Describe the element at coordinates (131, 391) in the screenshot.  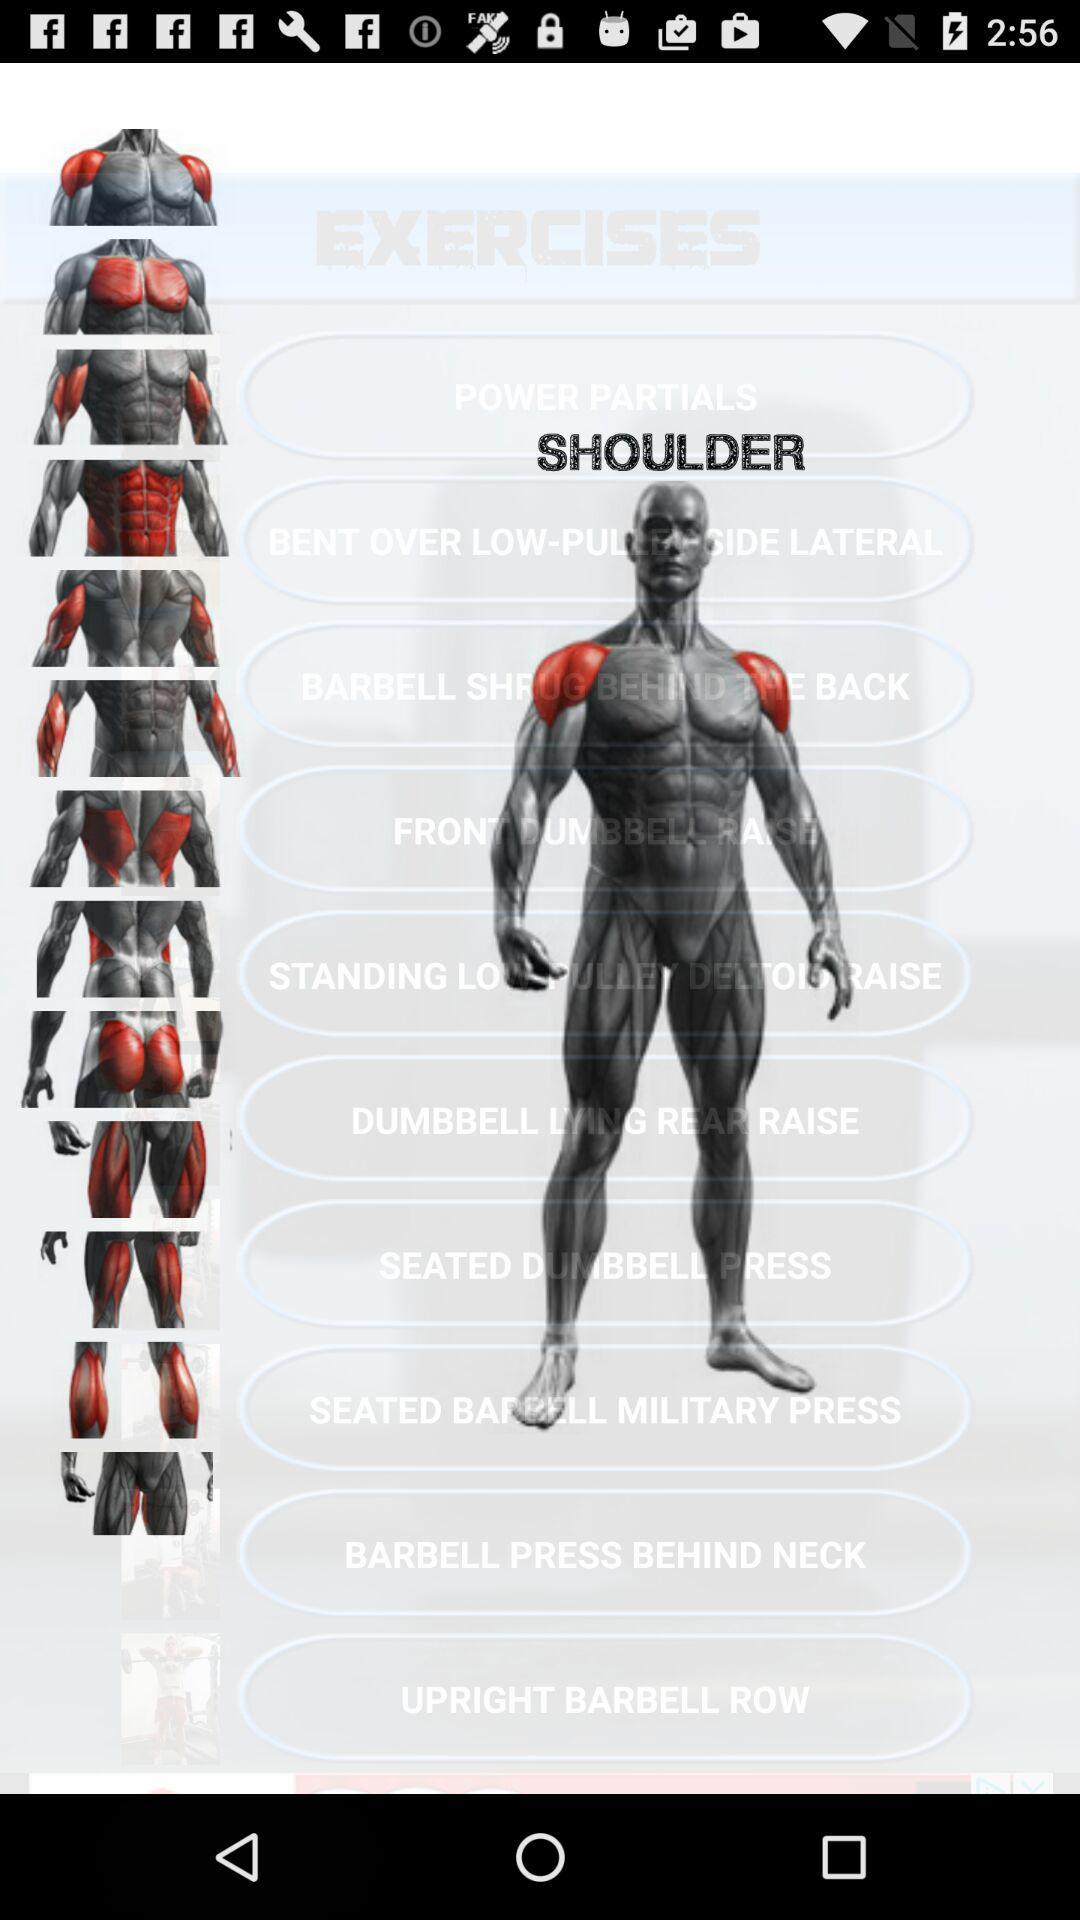
I see `tricpes` at that location.